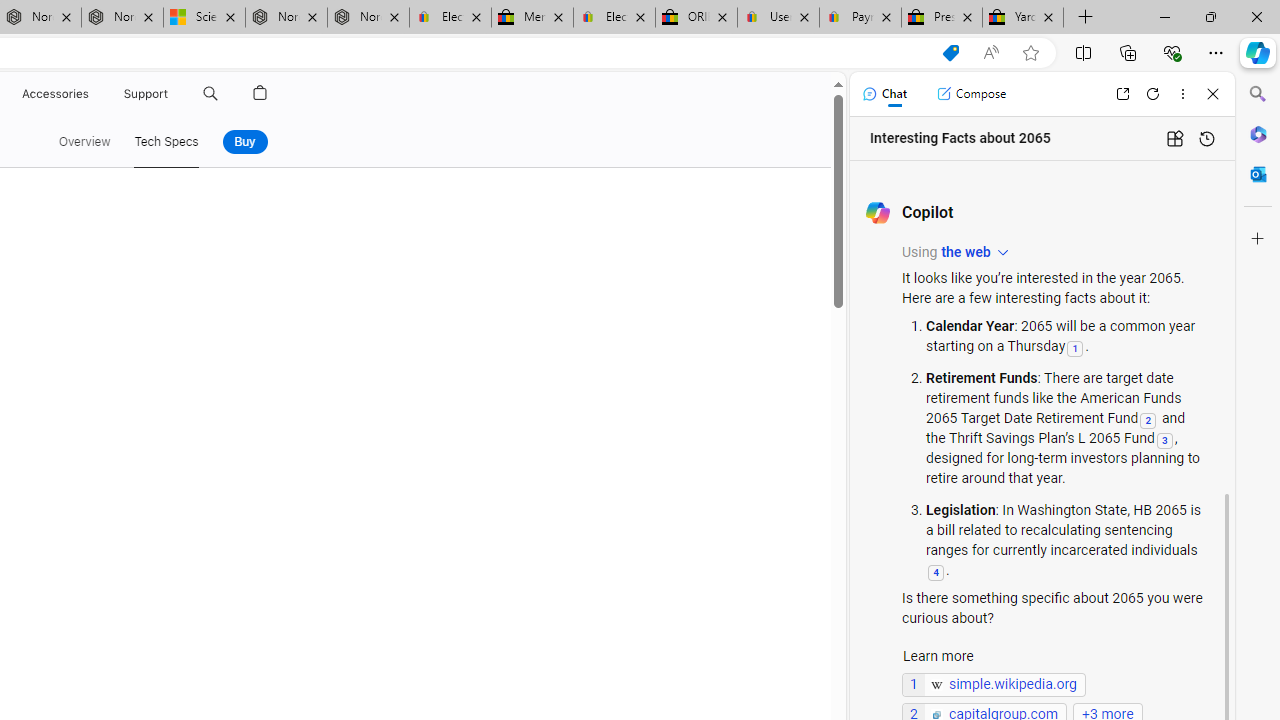 The width and height of the screenshot is (1280, 720). I want to click on 'Accessories', so click(55, 93).